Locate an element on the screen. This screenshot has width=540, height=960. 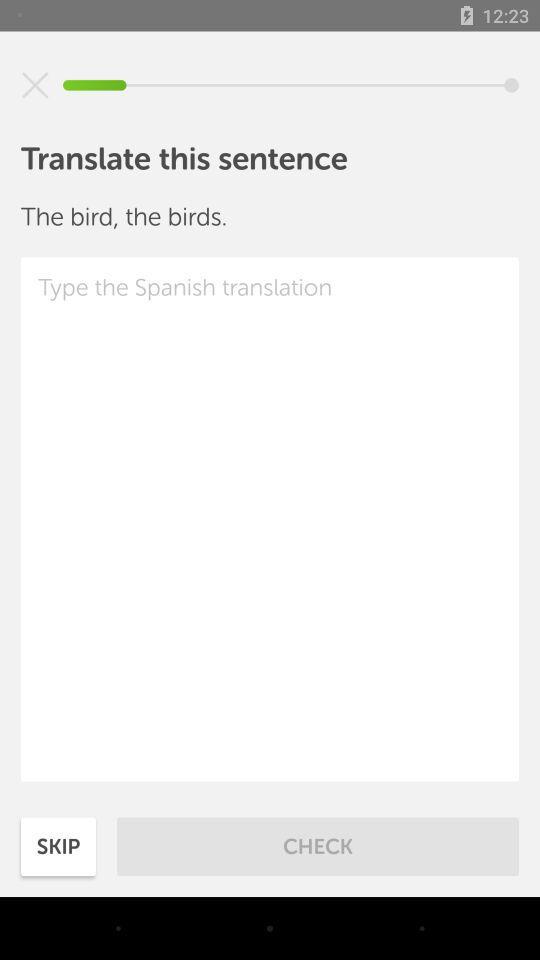
the skip is located at coordinates (58, 845).